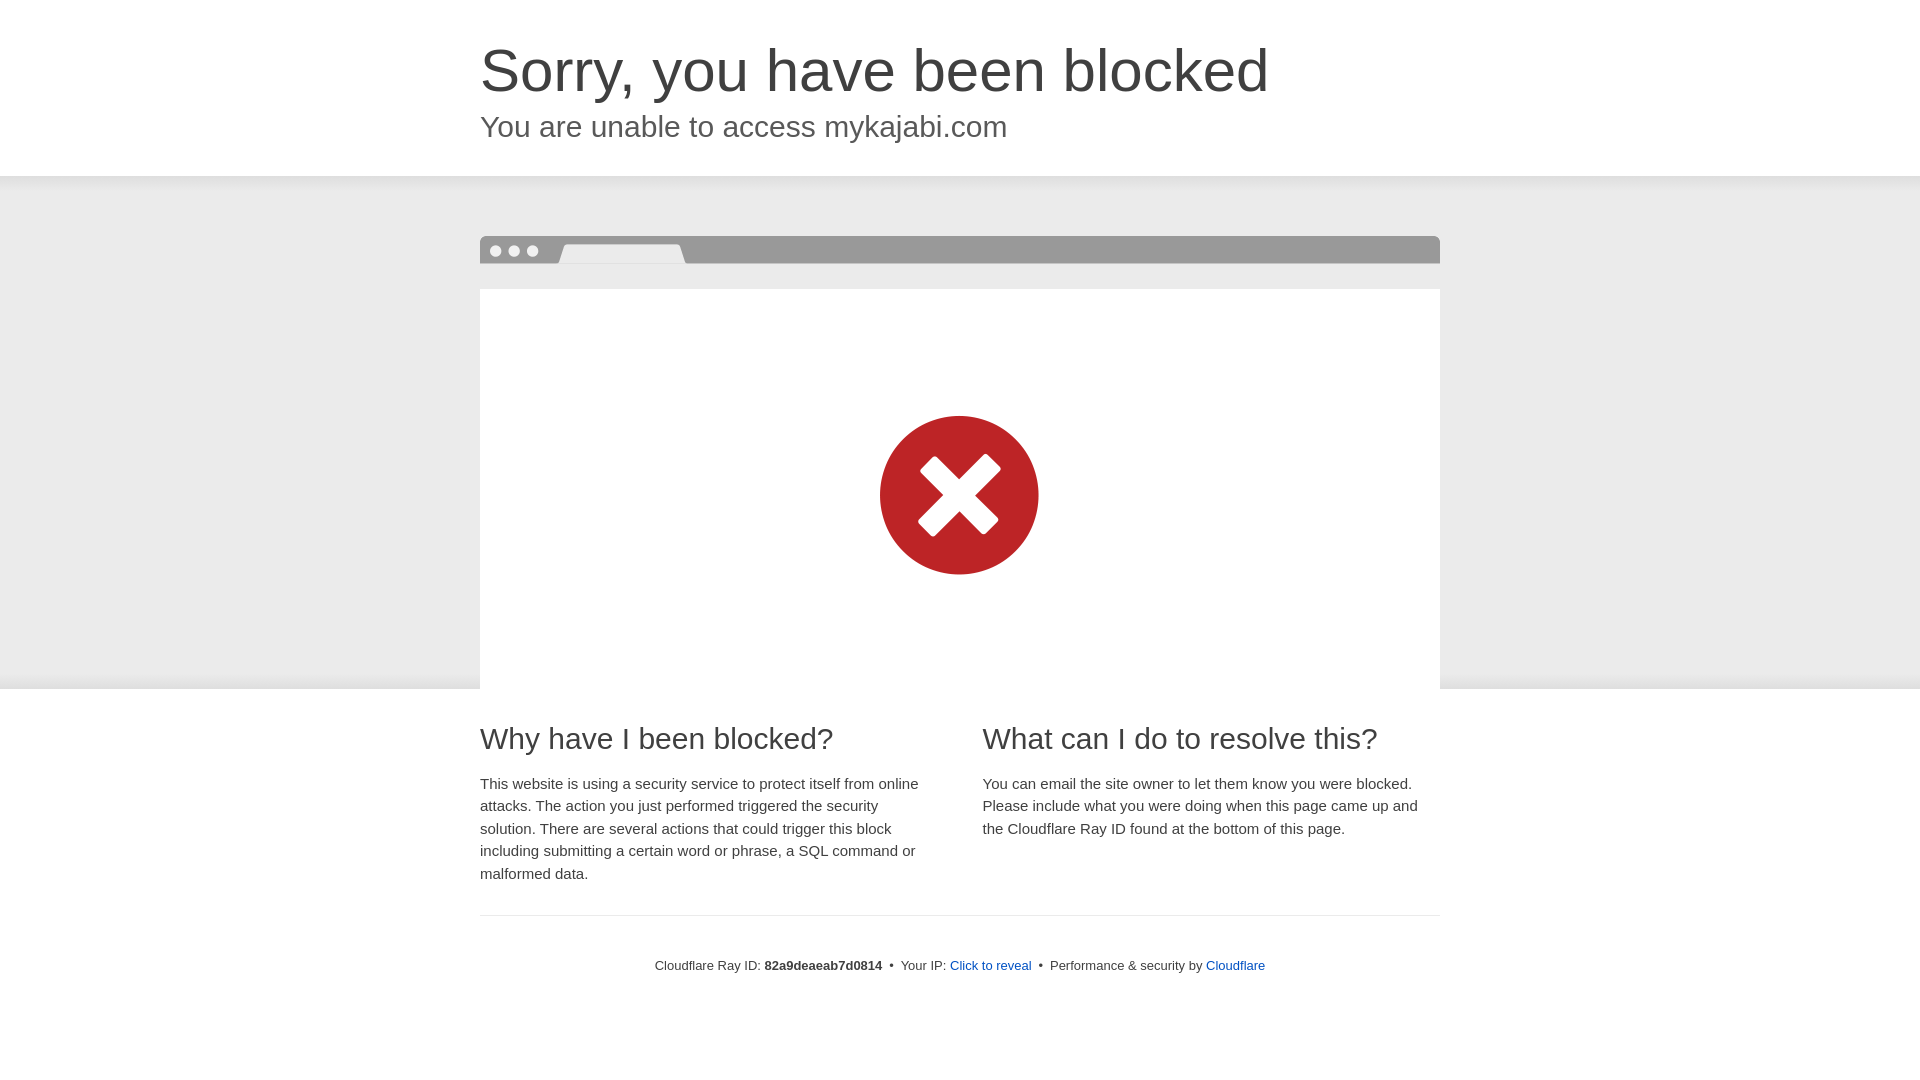 The image size is (1920, 1080). What do you see at coordinates (1234, 964) in the screenshot?
I see `'Cloudflare'` at bounding box center [1234, 964].